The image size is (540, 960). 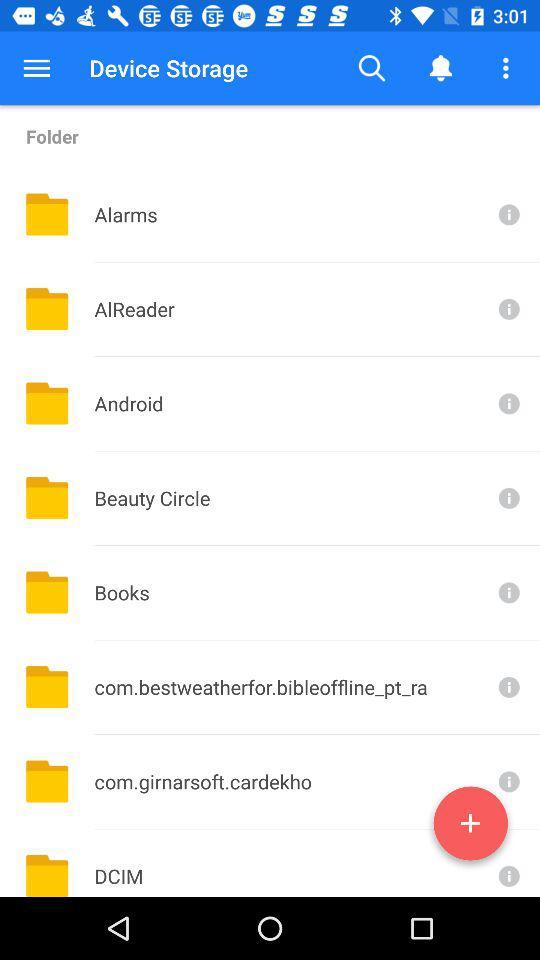 What do you see at coordinates (507, 592) in the screenshot?
I see `more info about books` at bounding box center [507, 592].